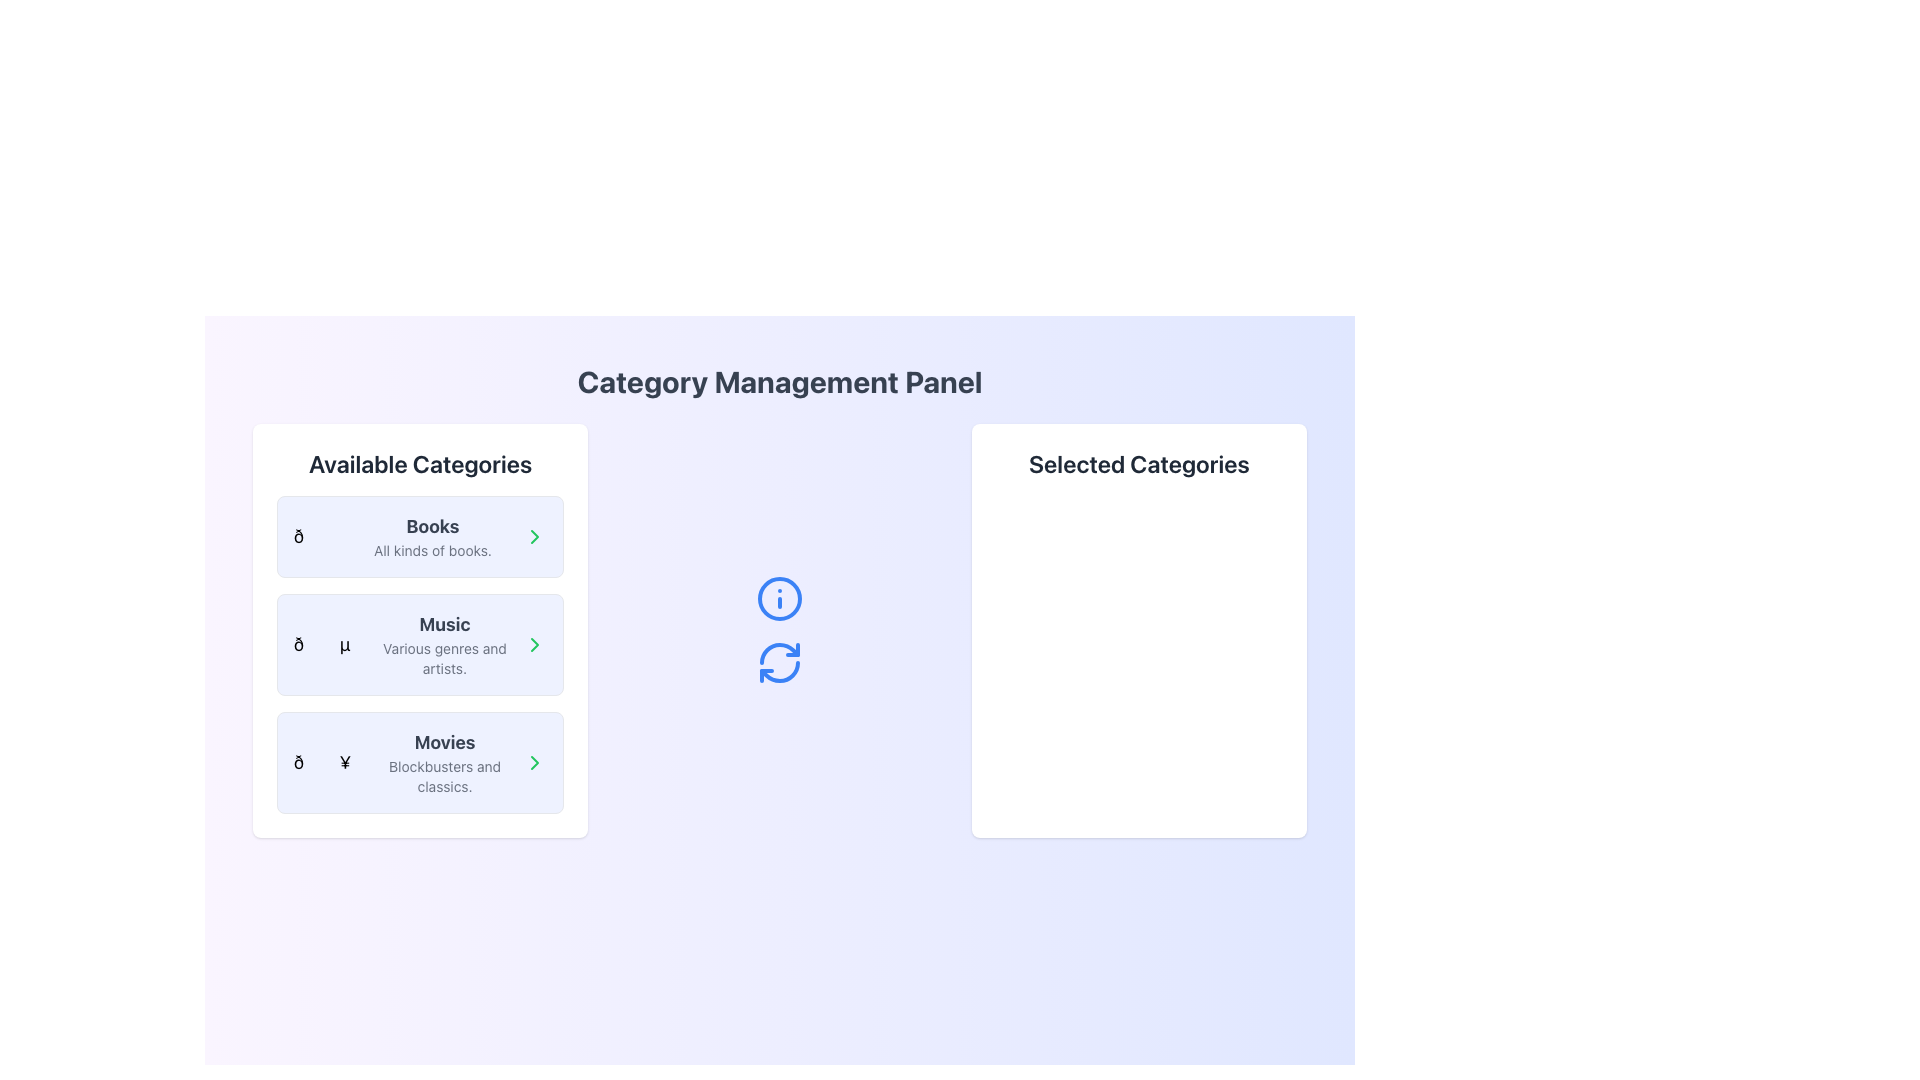  What do you see at coordinates (419, 463) in the screenshot?
I see `header titled 'Available Categories' located at the top of the left-side panel` at bounding box center [419, 463].